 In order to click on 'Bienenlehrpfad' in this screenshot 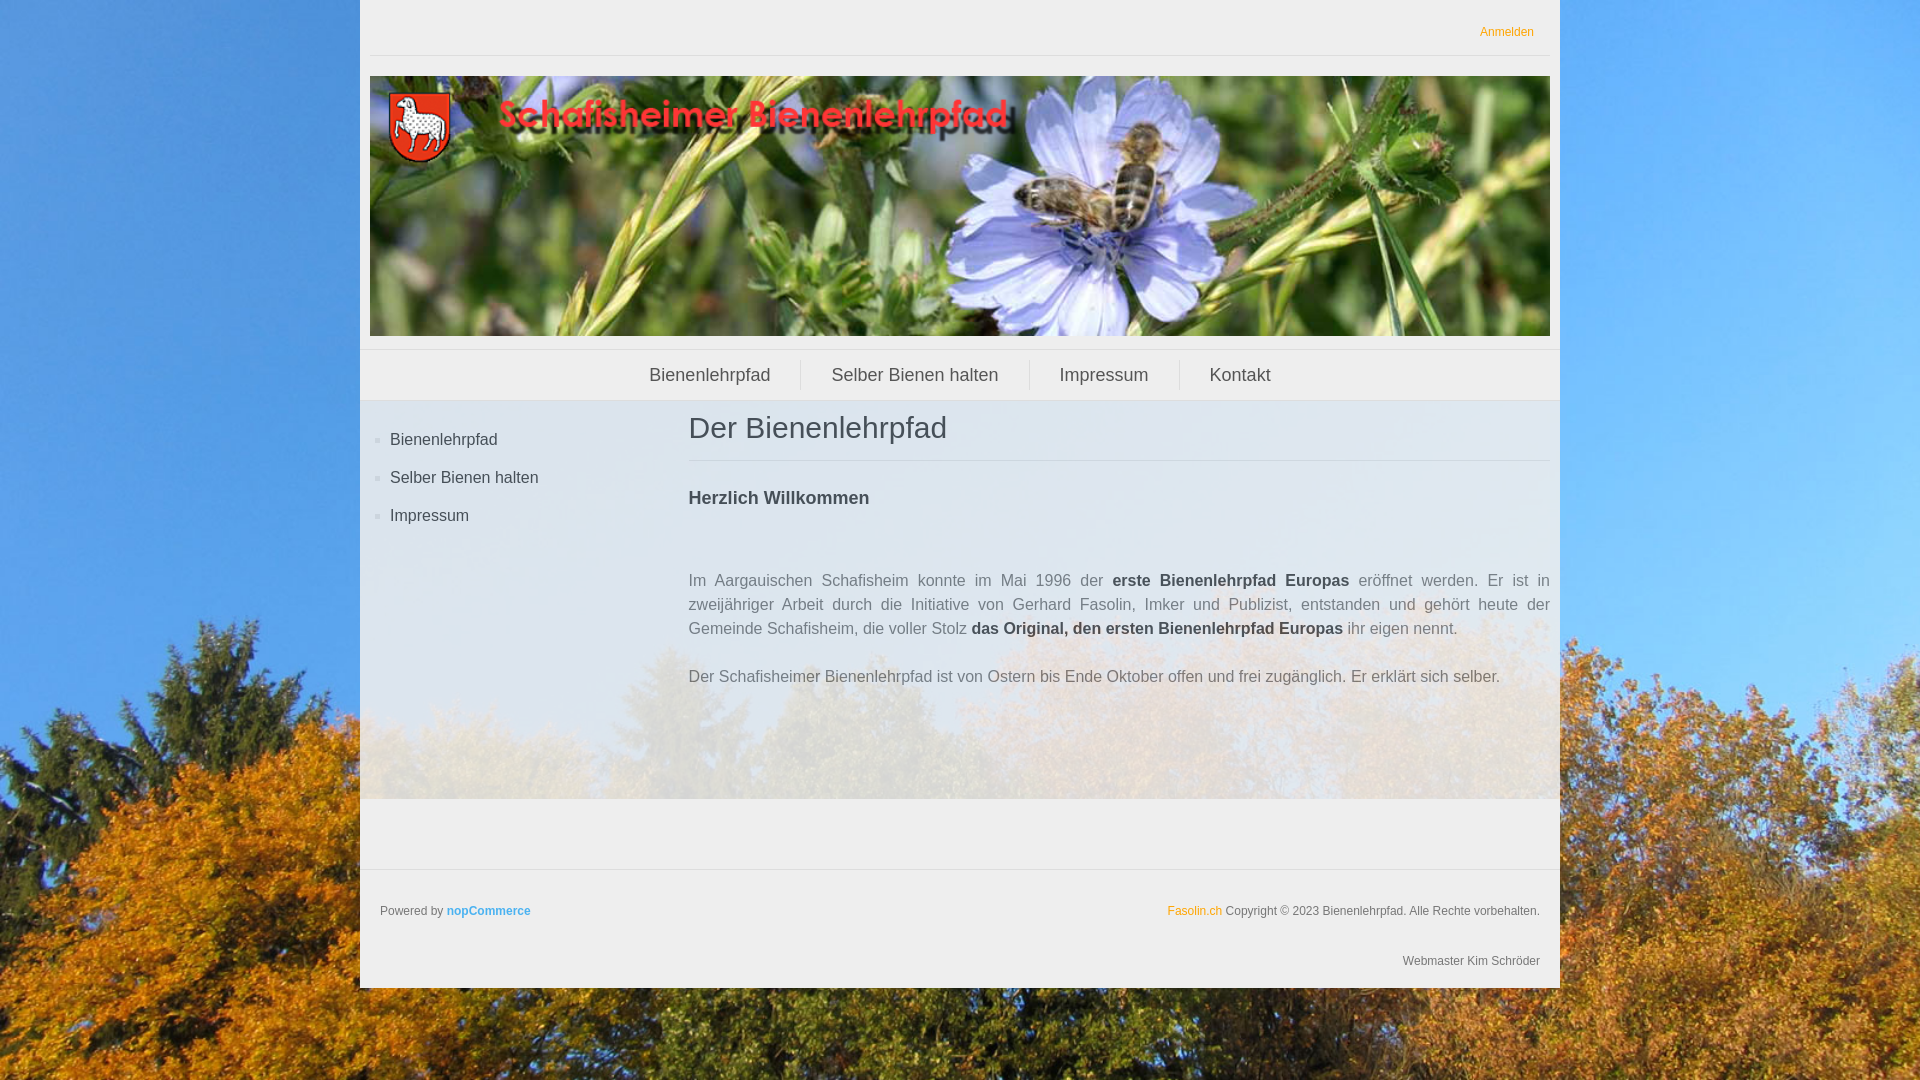, I will do `click(709, 374)`.